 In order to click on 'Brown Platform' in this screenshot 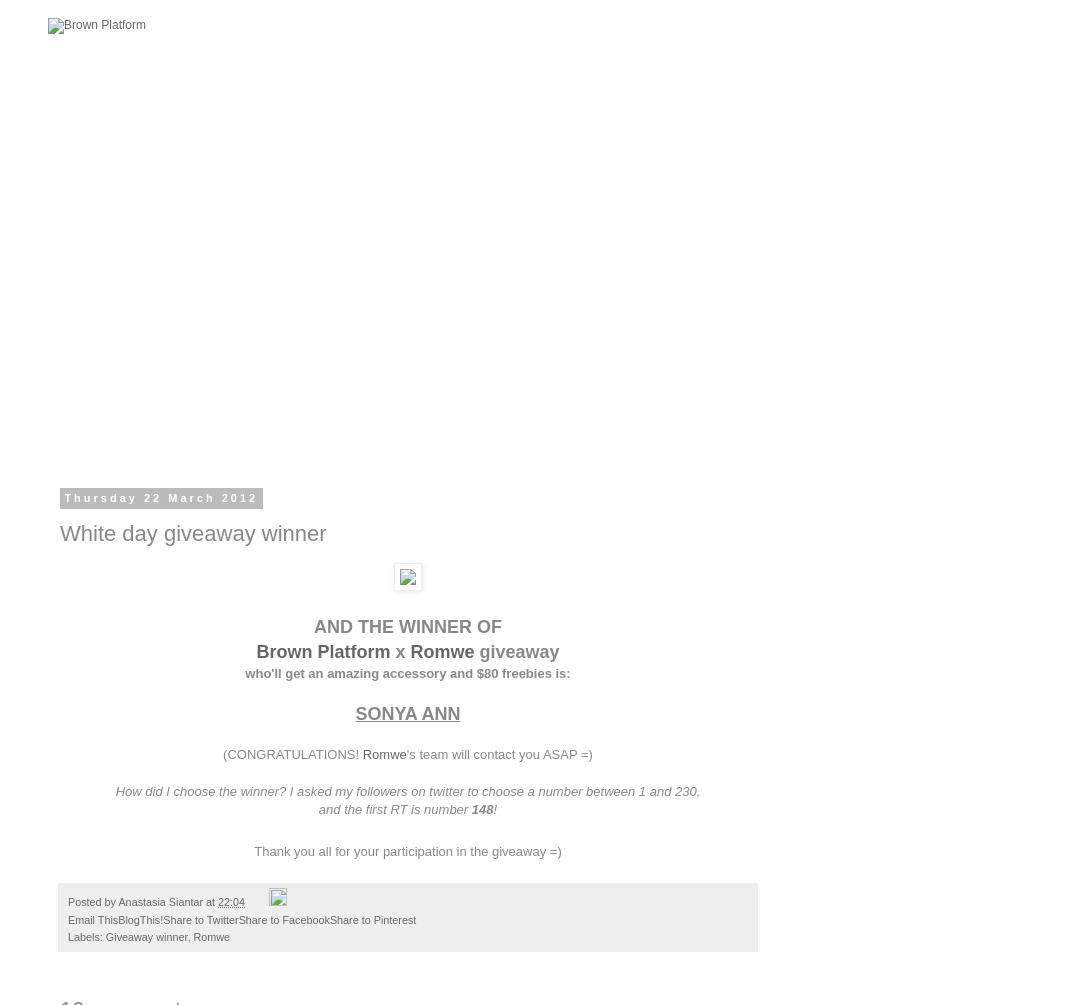, I will do `click(321, 650)`.